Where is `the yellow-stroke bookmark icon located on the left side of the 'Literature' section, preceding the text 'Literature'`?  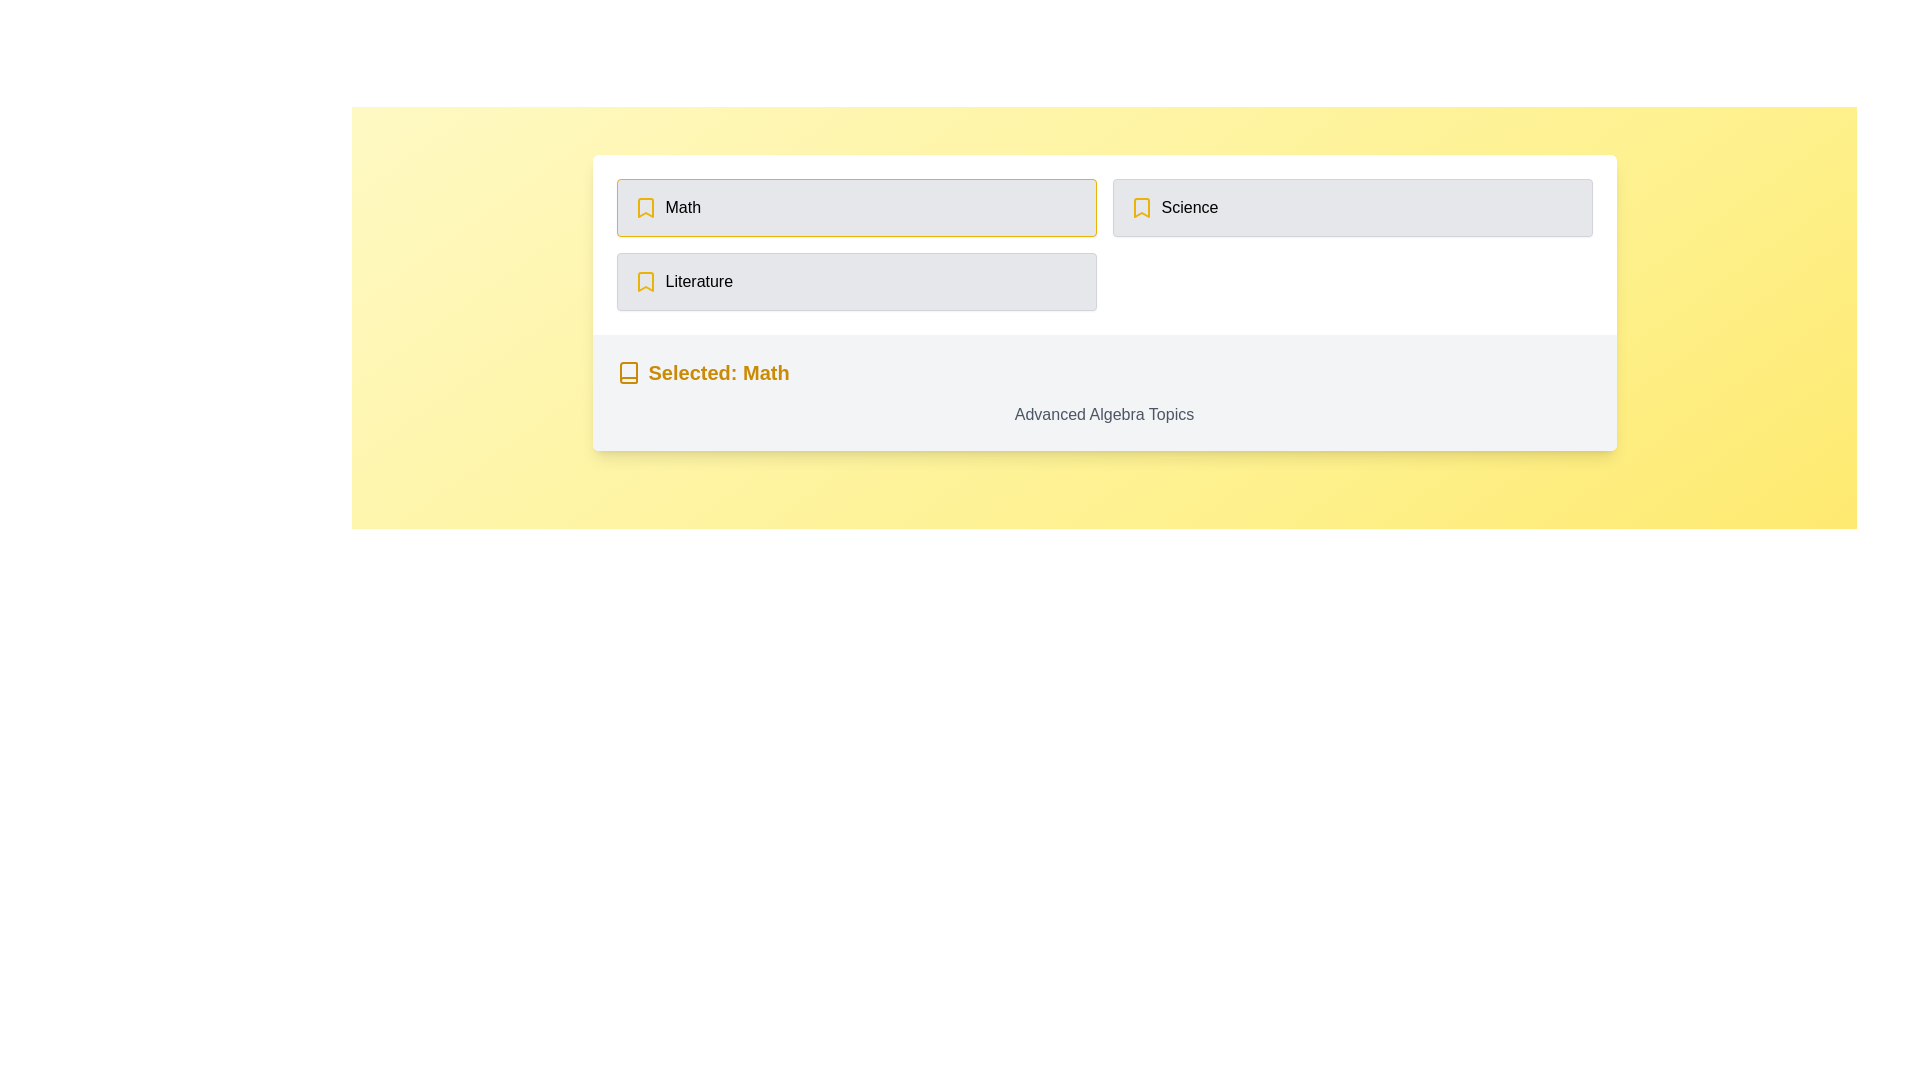 the yellow-stroke bookmark icon located on the left side of the 'Literature' section, preceding the text 'Literature' is located at coordinates (645, 281).